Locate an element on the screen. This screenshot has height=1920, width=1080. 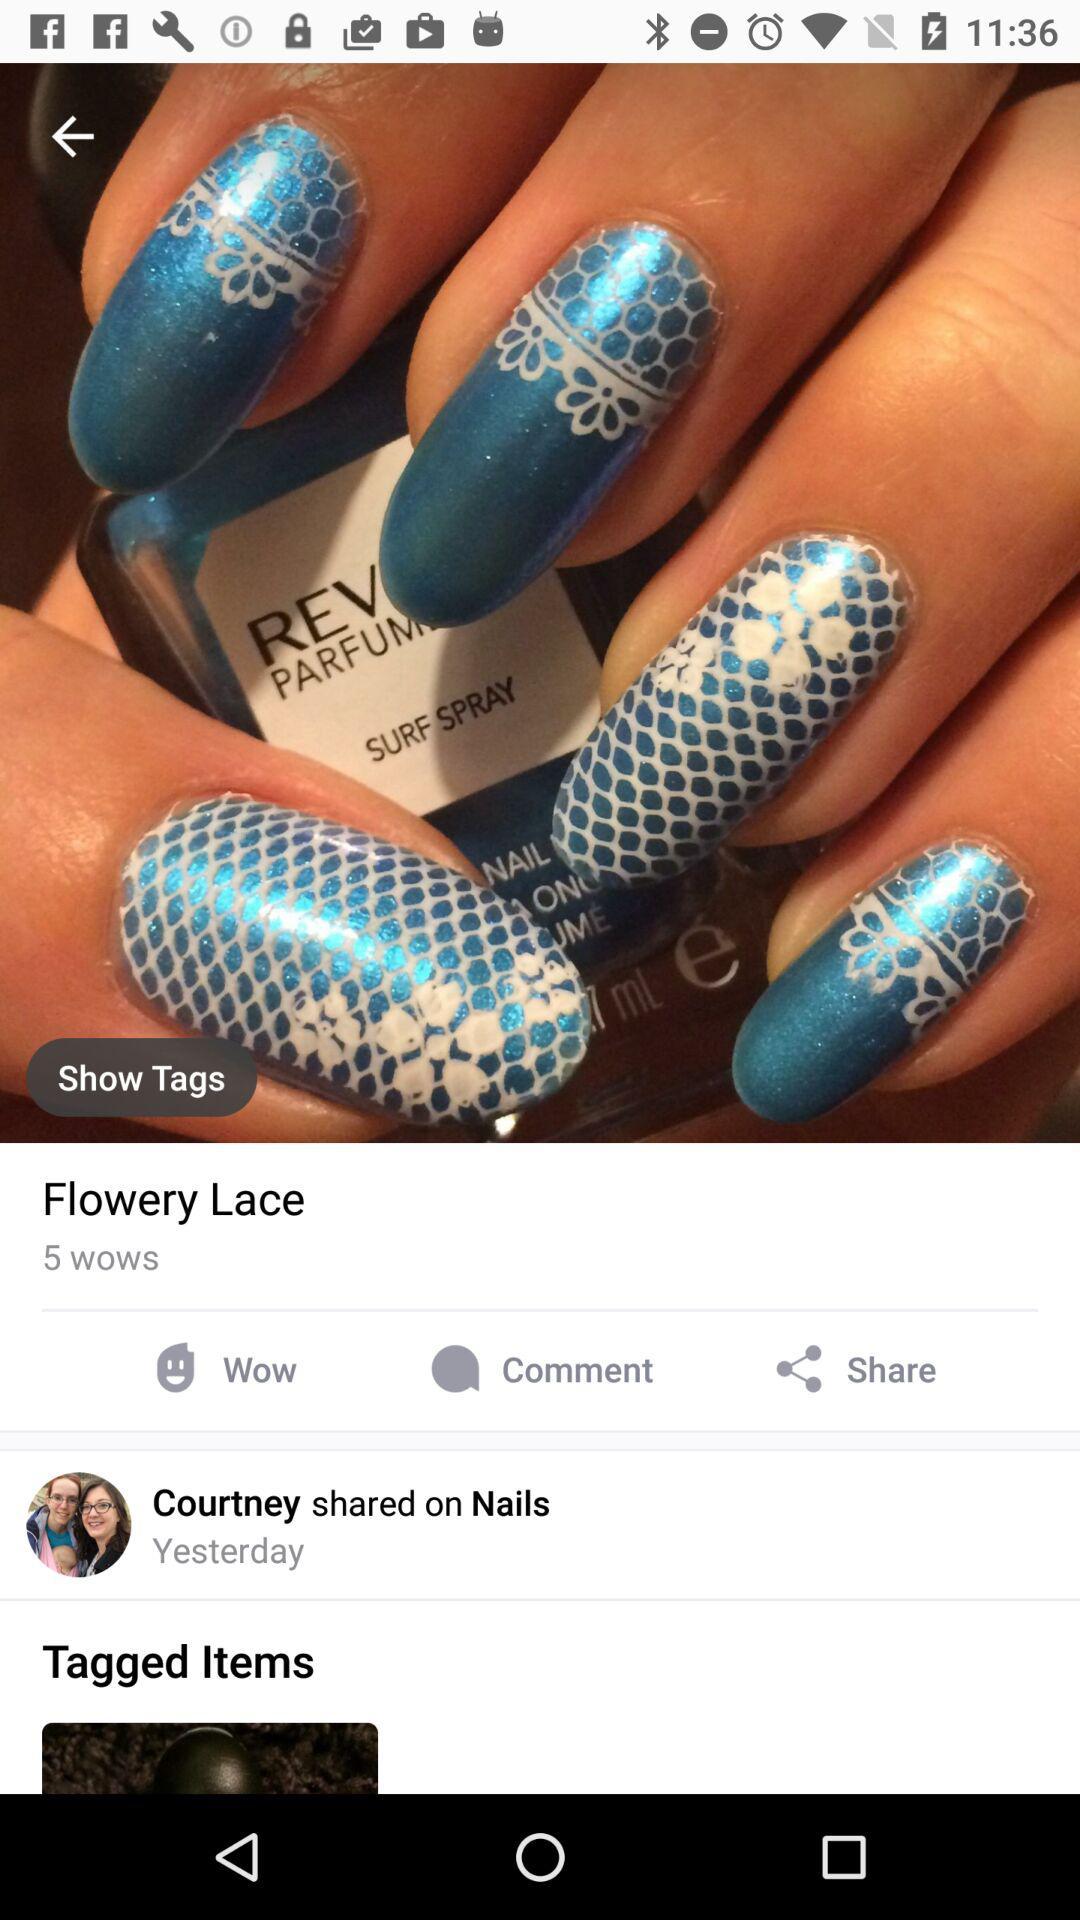
the share item is located at coordinates (852, 1368).